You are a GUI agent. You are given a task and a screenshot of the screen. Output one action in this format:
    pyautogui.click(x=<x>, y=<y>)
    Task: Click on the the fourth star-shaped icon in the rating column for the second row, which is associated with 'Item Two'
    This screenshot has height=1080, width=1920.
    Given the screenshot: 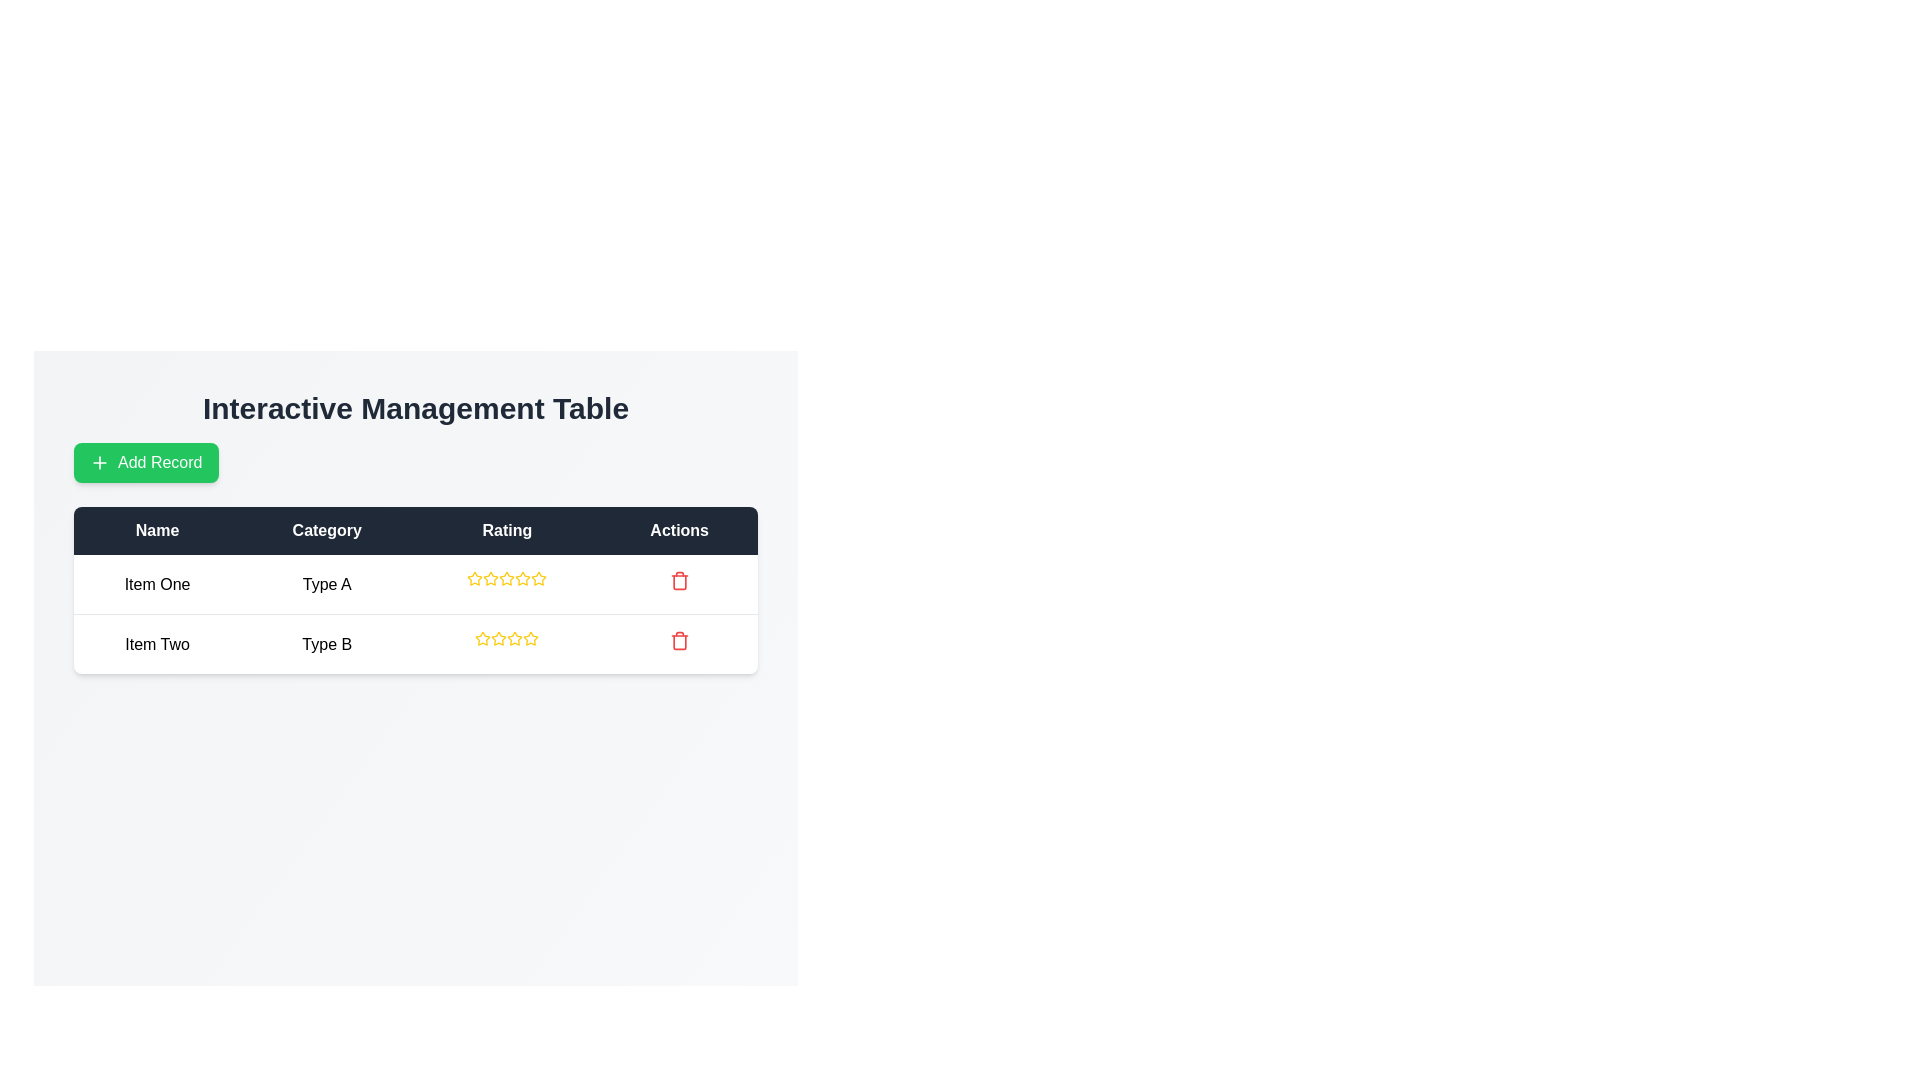 What is the action you would take?
    pyautogui.click(x=515, y=639)
    